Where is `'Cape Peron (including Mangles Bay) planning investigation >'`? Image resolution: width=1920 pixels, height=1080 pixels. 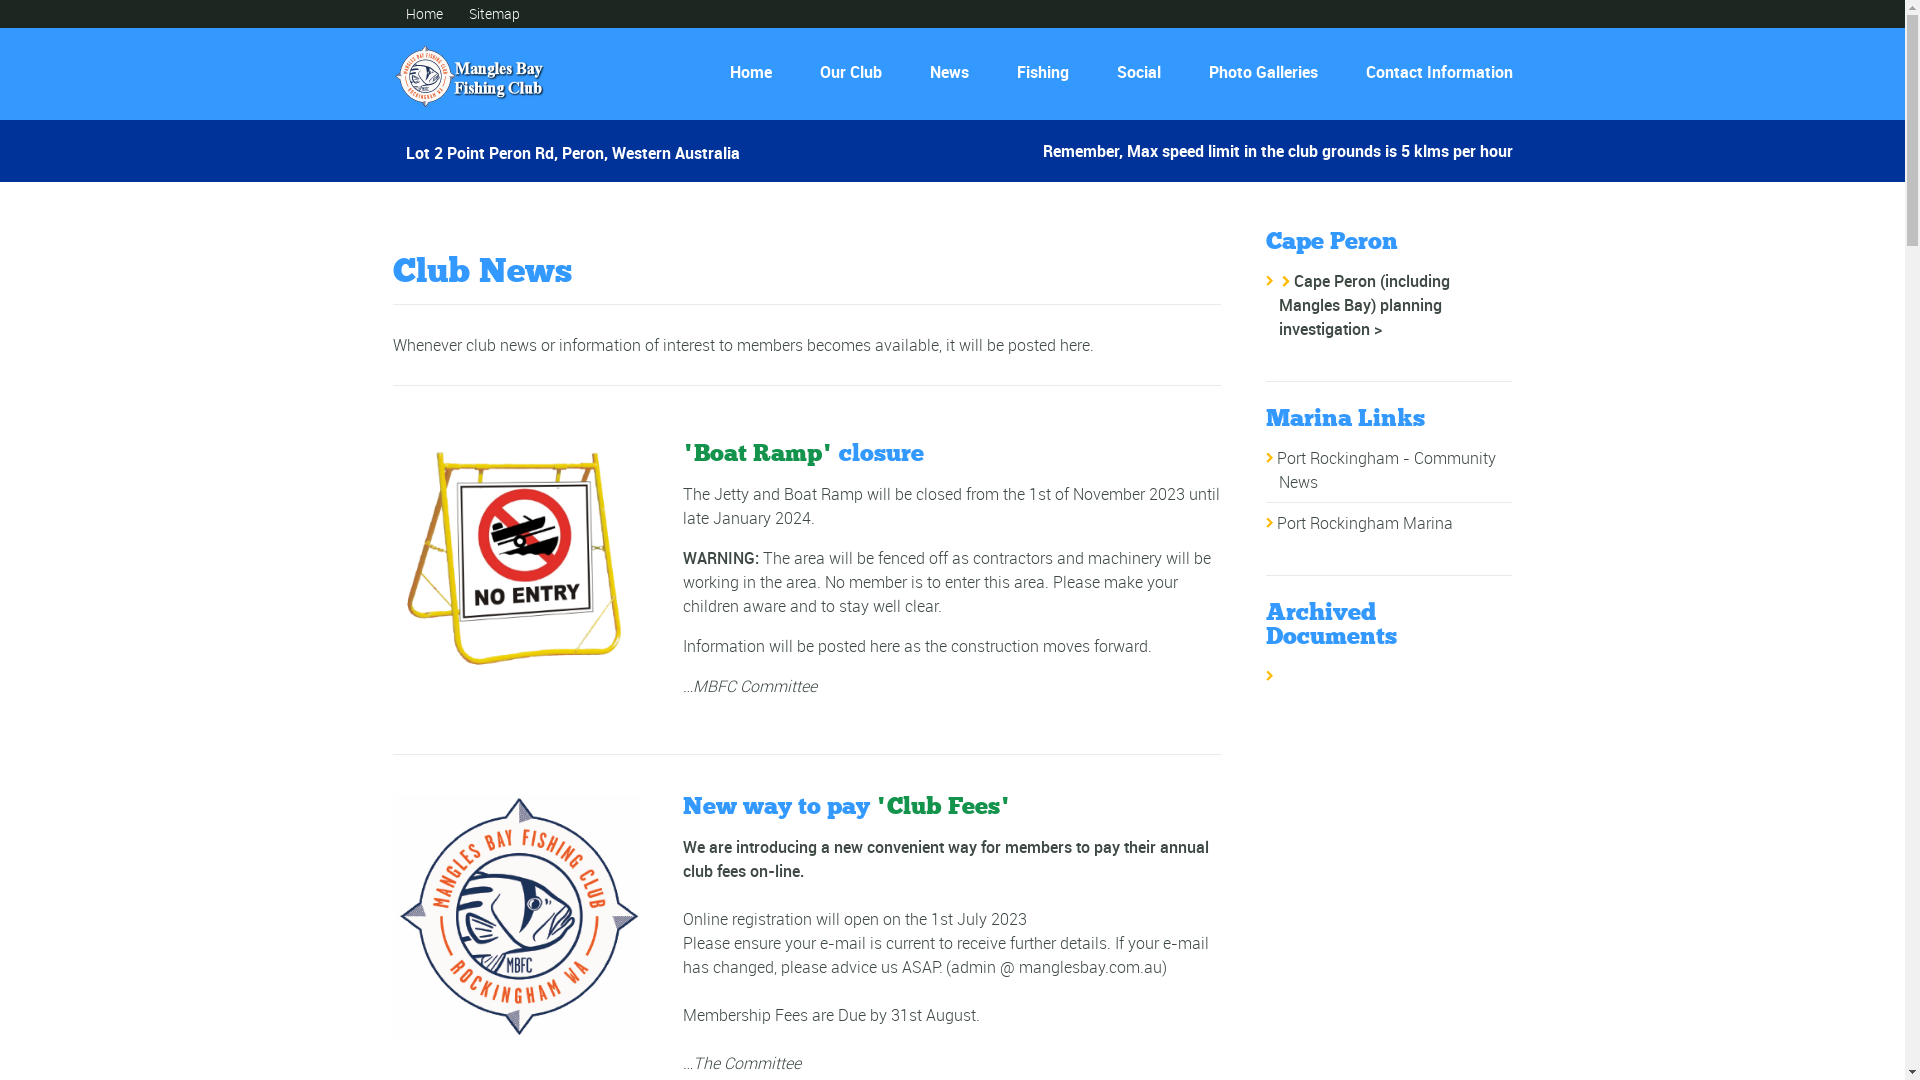
'Cape Peron (including Mangles Bay) planning investigation >' is located at coordinates (1362, 304).